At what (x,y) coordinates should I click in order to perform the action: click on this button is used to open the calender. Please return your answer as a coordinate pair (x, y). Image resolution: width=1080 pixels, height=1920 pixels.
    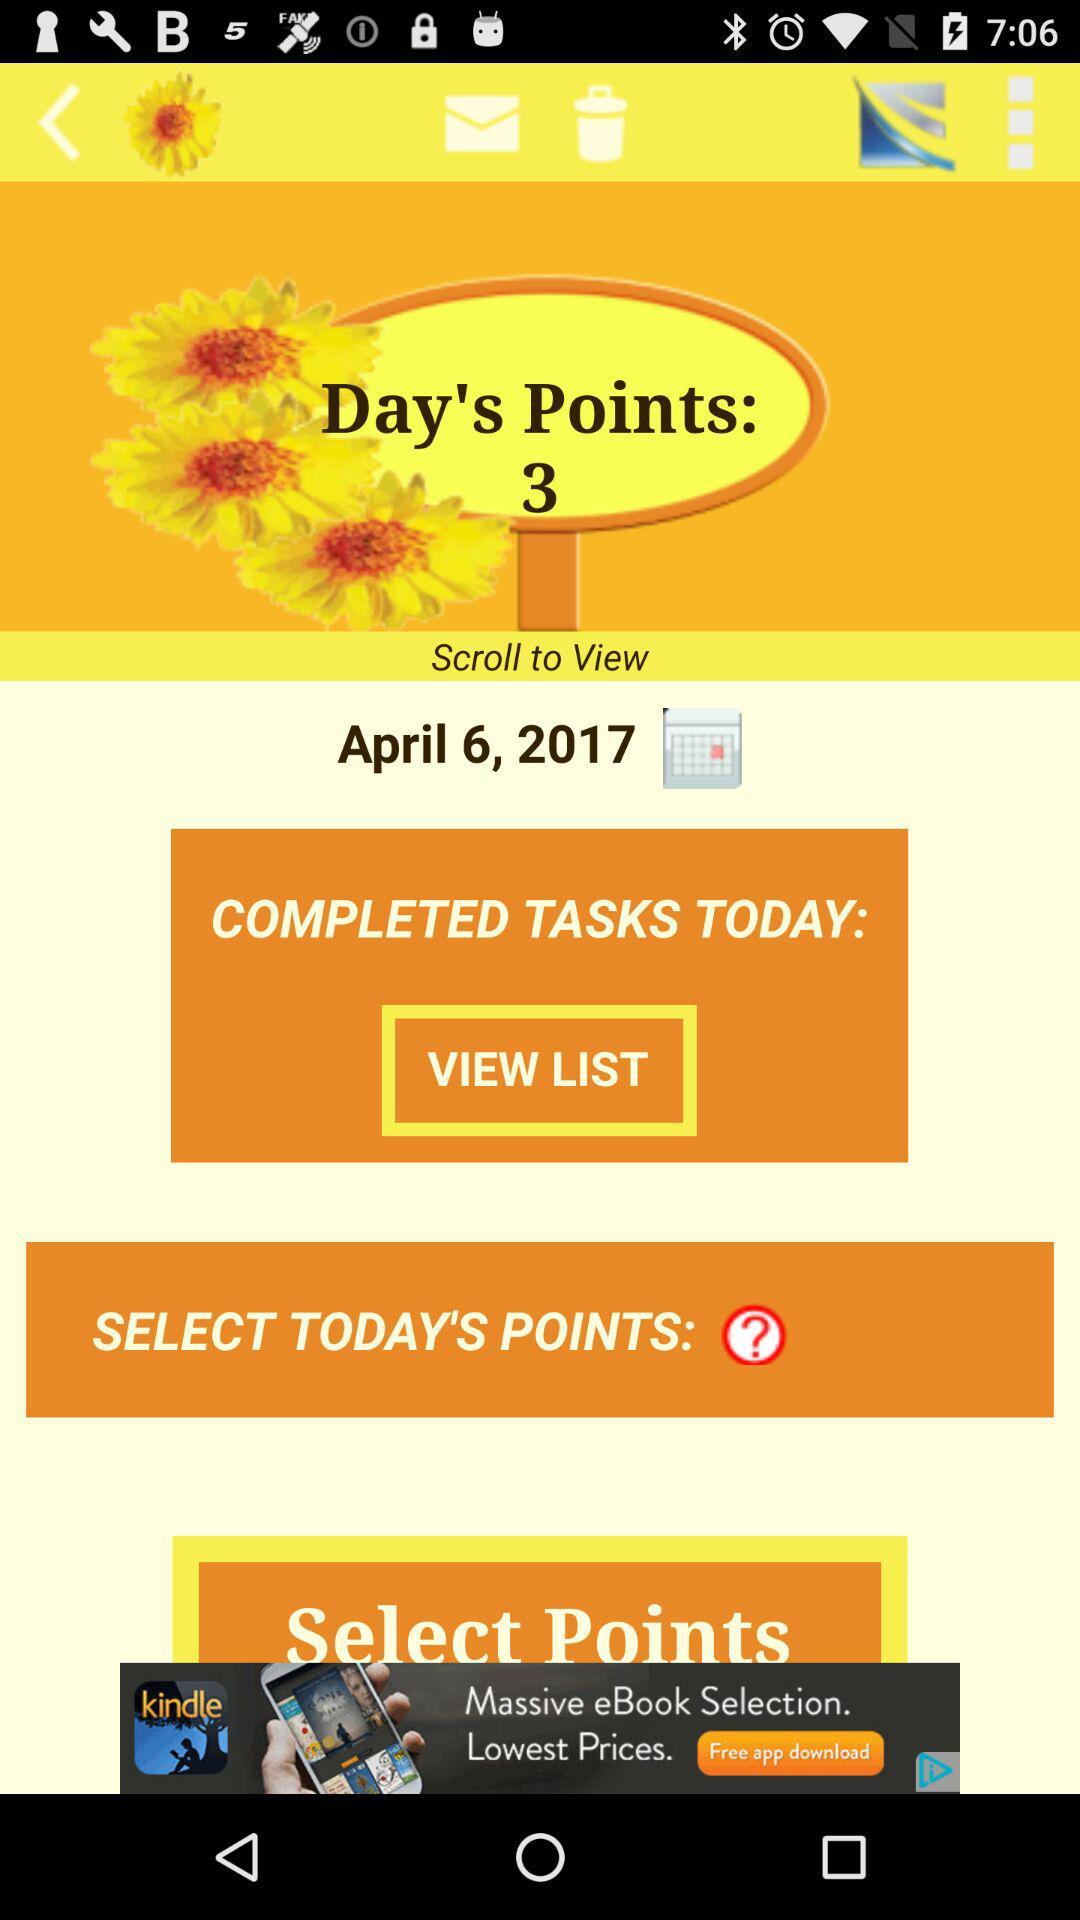
    Looking at the image, I should click on (701, 747).